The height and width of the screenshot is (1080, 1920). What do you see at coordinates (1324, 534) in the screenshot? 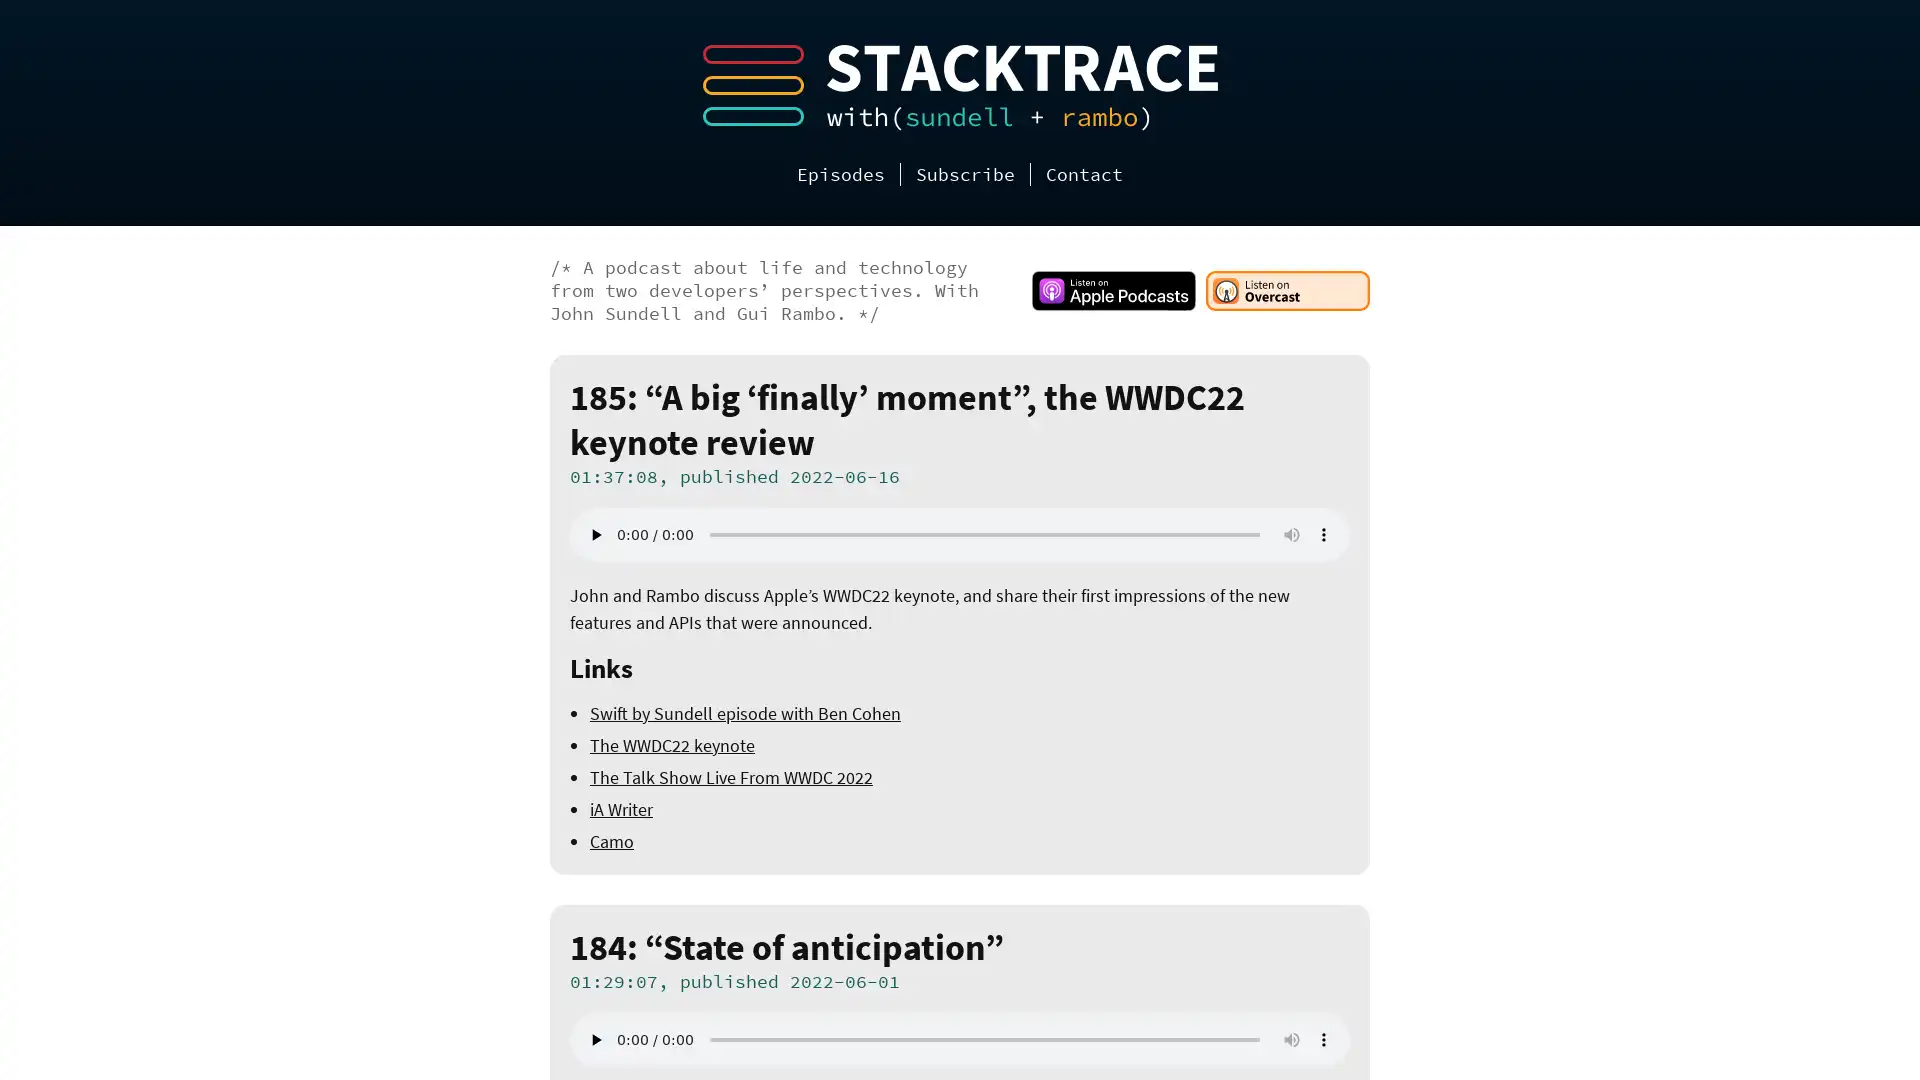
I see `show more media controls` at bounding box center [1324, 534].